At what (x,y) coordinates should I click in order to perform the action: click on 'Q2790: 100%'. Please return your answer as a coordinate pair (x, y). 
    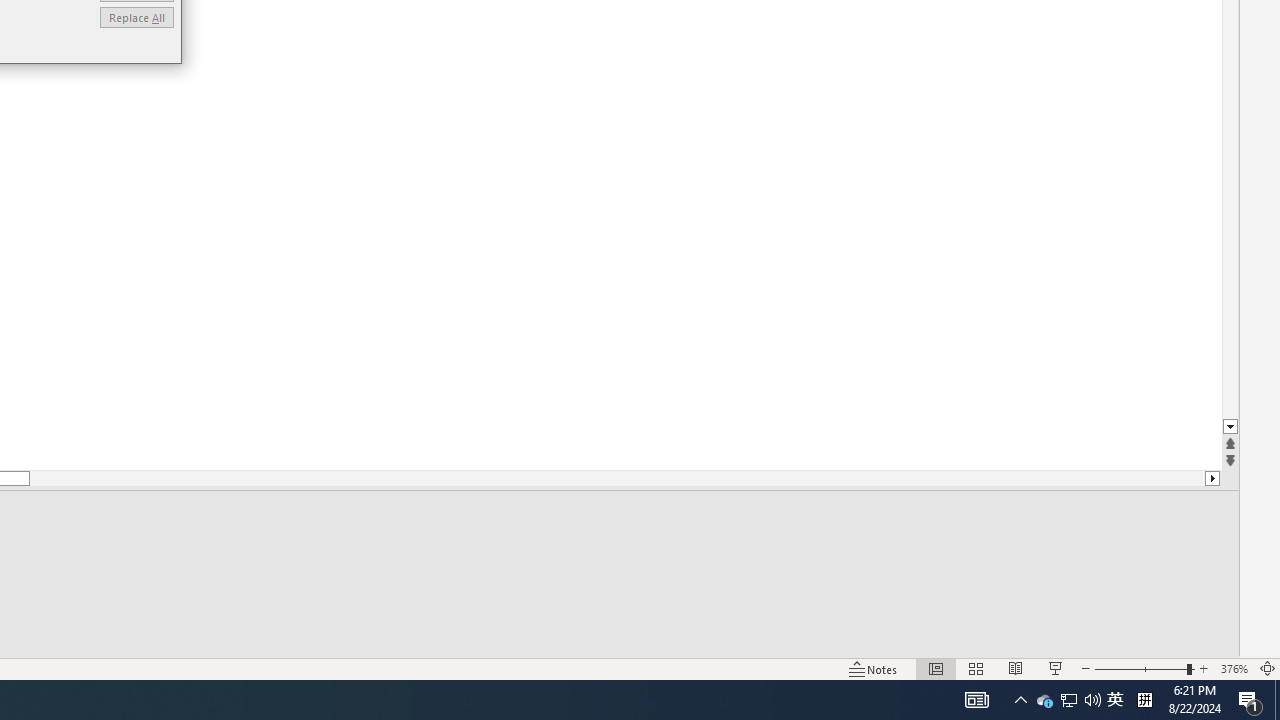
    Looking at the image, I should click on (1068, 698).